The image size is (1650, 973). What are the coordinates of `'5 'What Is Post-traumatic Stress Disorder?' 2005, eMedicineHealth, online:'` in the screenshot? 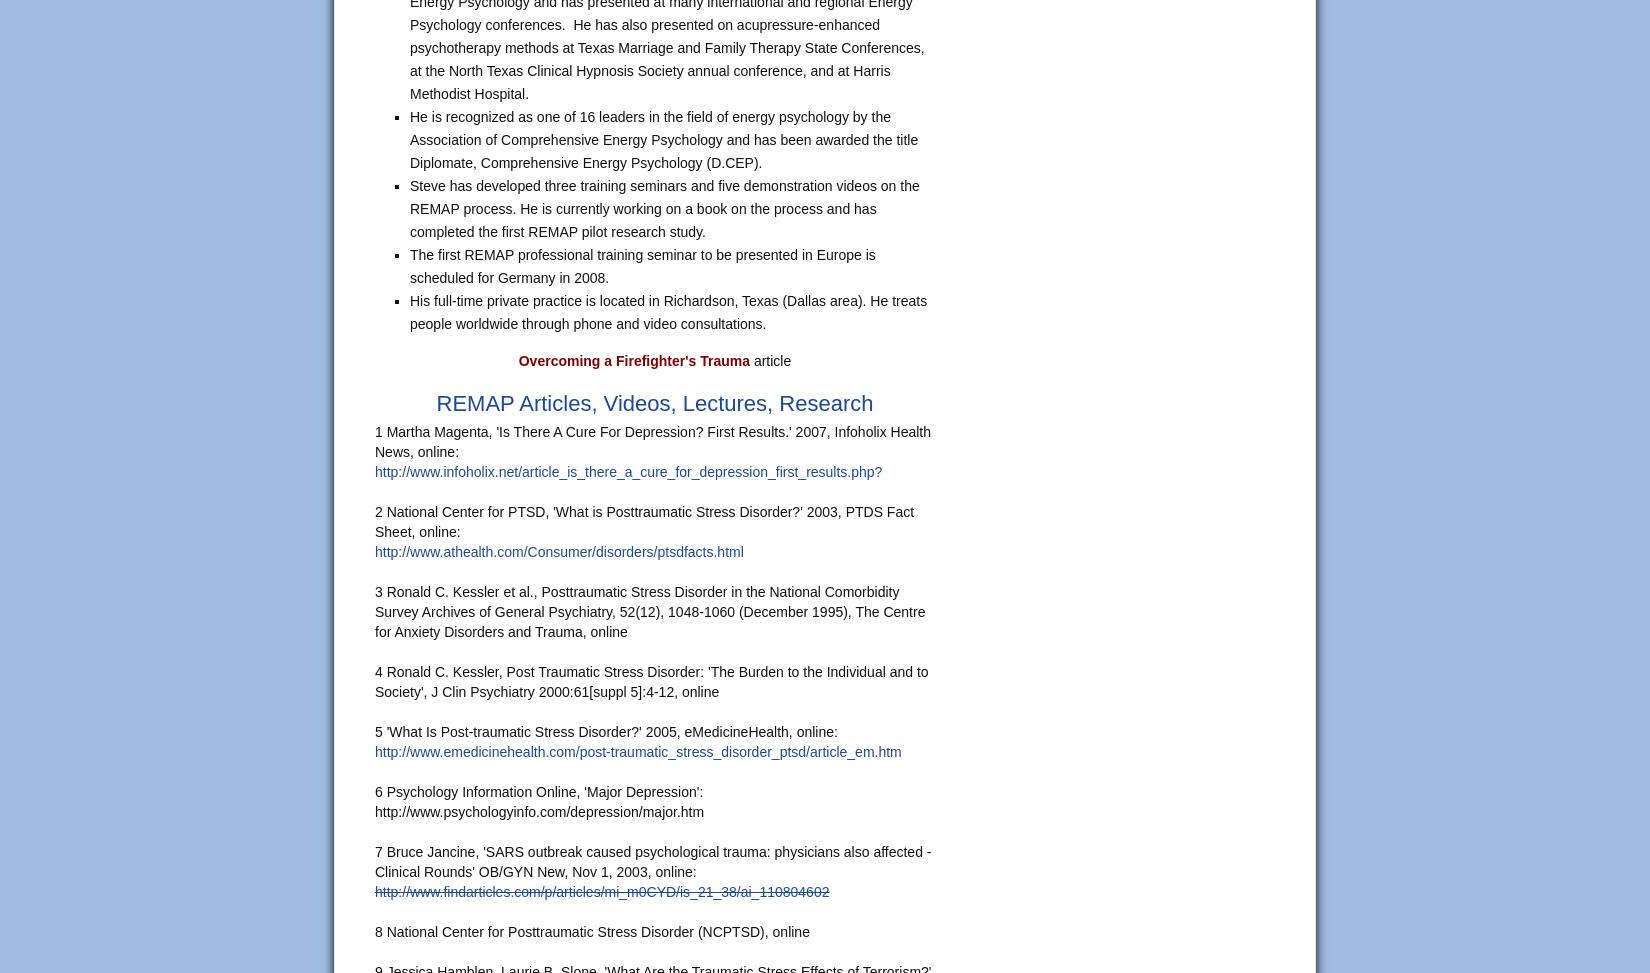 It's located at (375, 731).